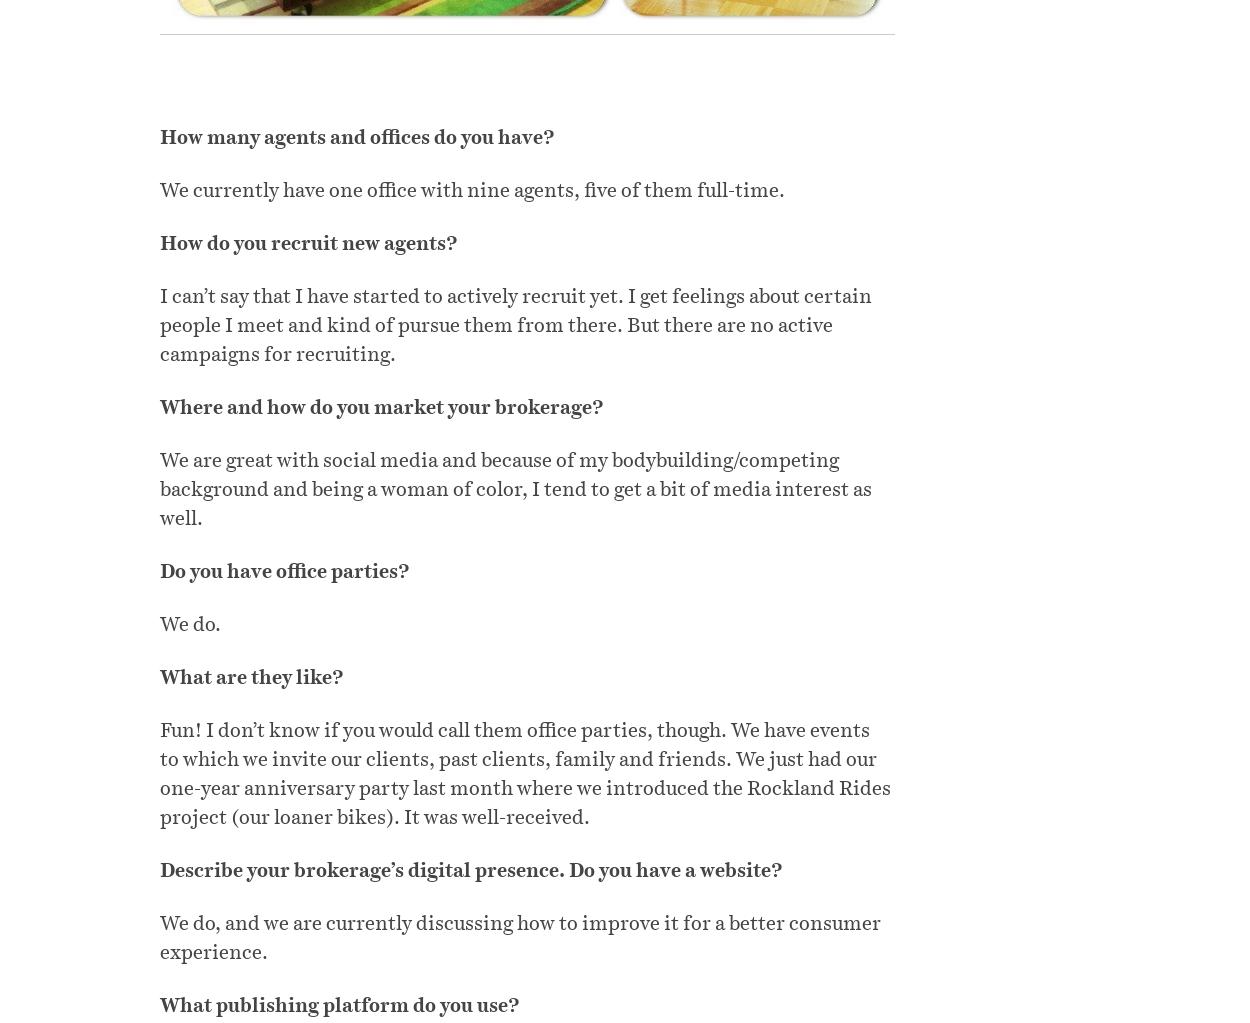 The width and height of the screenshot is (1250, 1023). I want to click on 'We do, and we are currently discussing how to improve it for a better consumer experience.', so click(520, 936).